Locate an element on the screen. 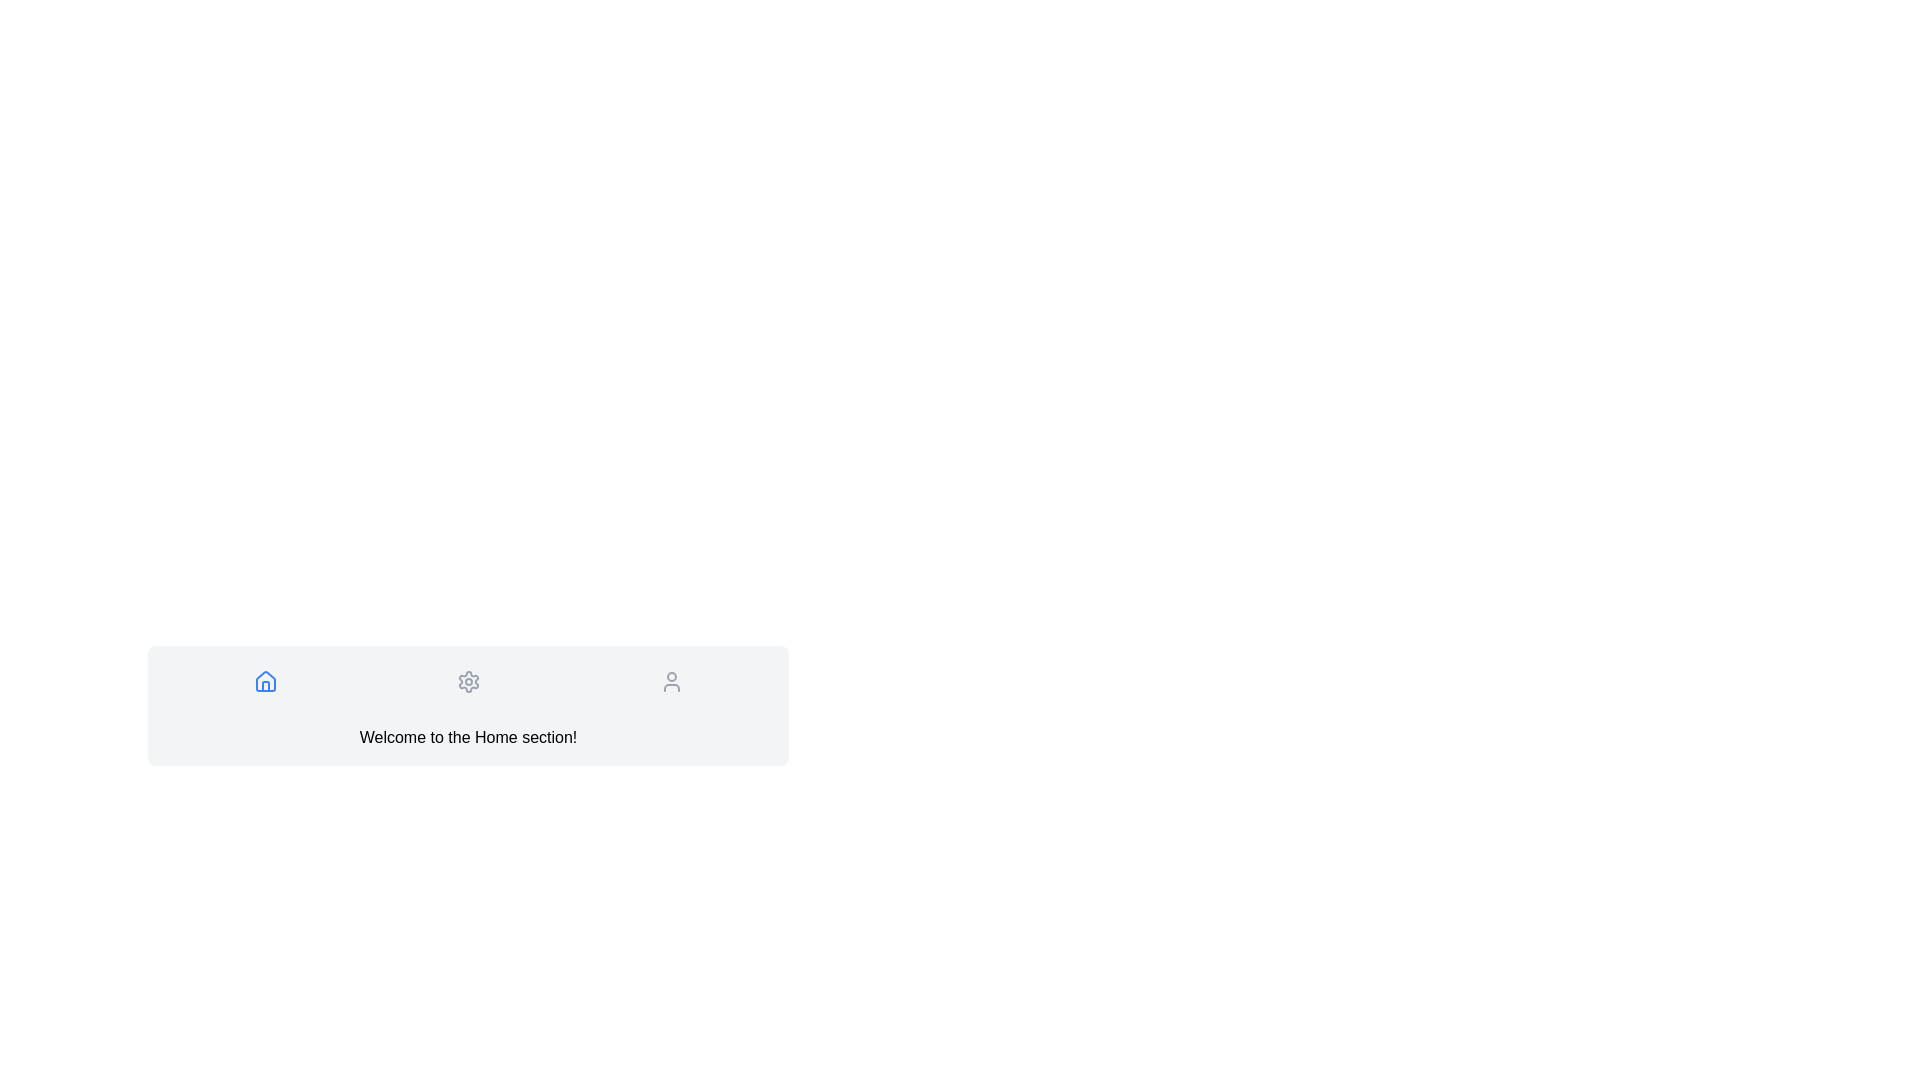  the user profile icon located in the rightmost group of the horizontal navigation bar is located at coordinates (671, 681).